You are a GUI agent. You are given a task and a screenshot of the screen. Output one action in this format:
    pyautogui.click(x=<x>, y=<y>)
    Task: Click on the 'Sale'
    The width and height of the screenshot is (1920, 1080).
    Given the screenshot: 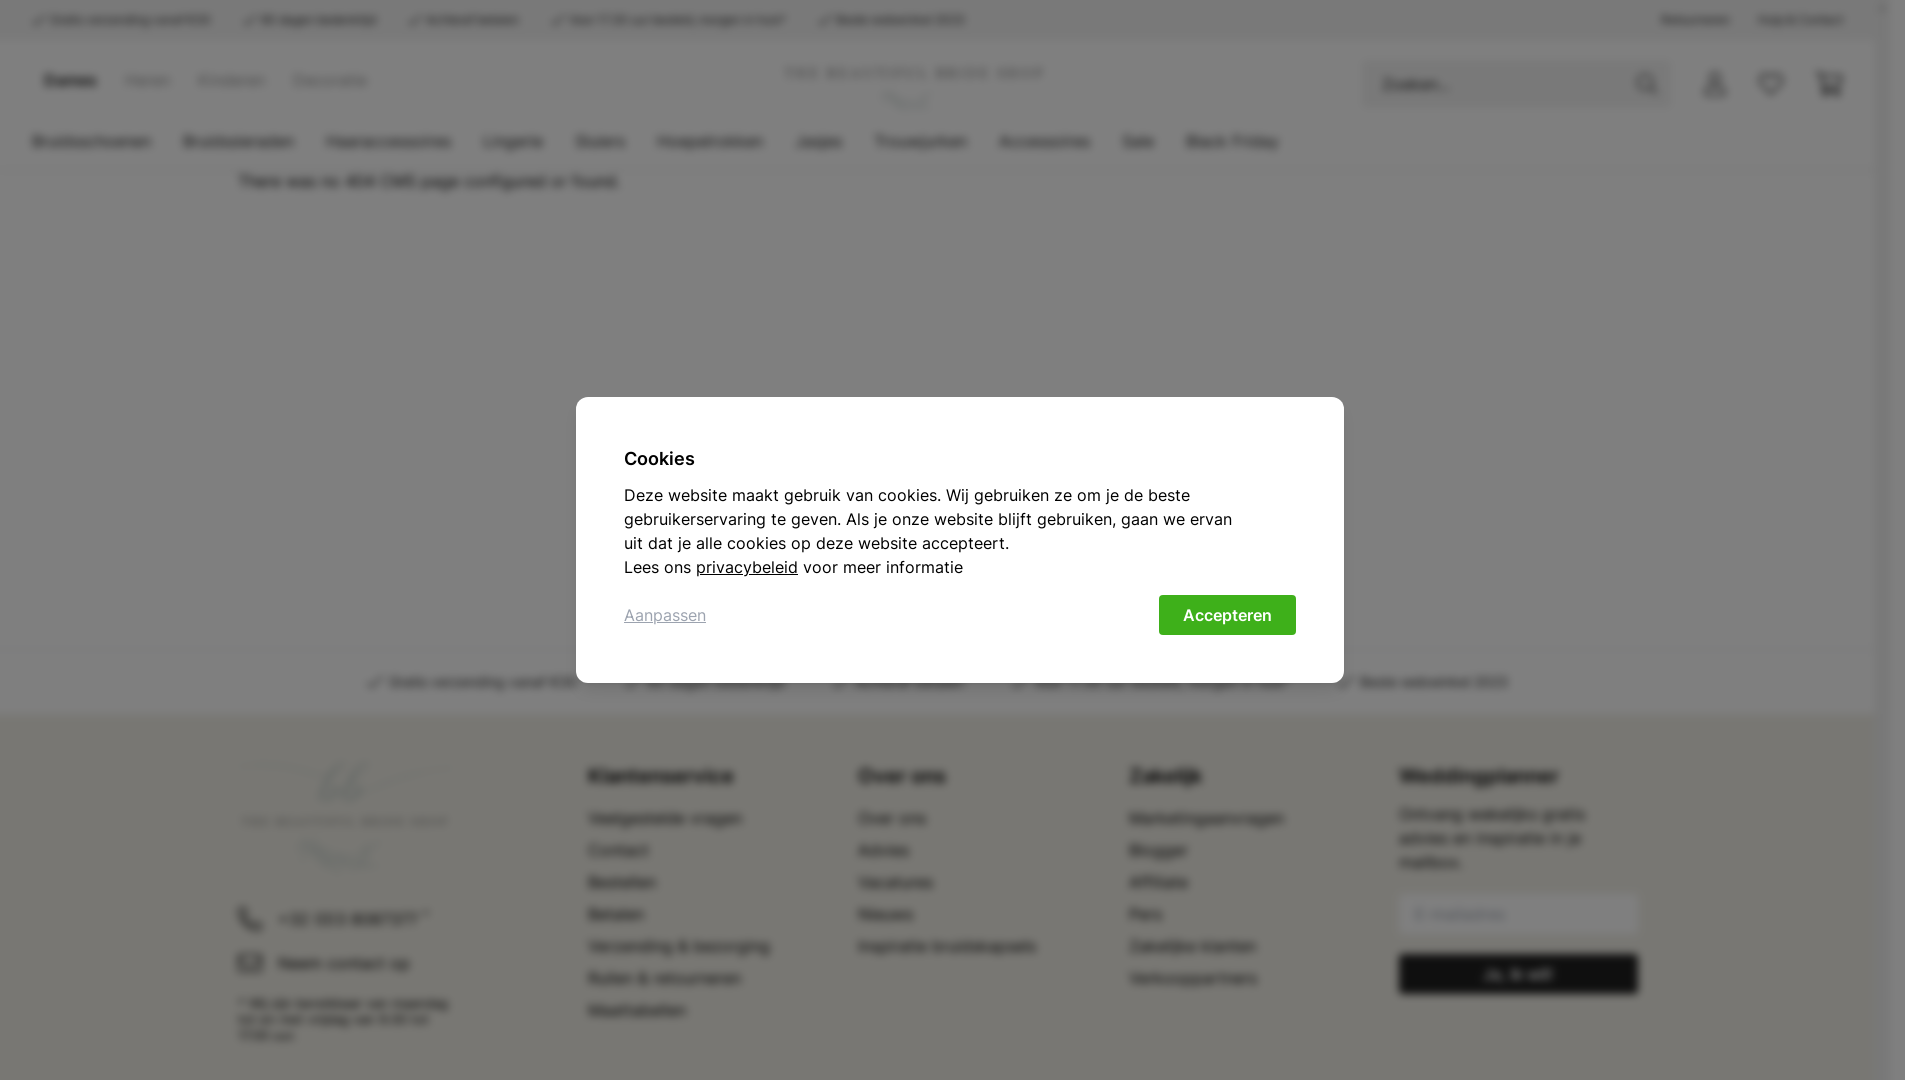 What is the action you would take?
    pyautogui.click(x=1137, y=140)
    